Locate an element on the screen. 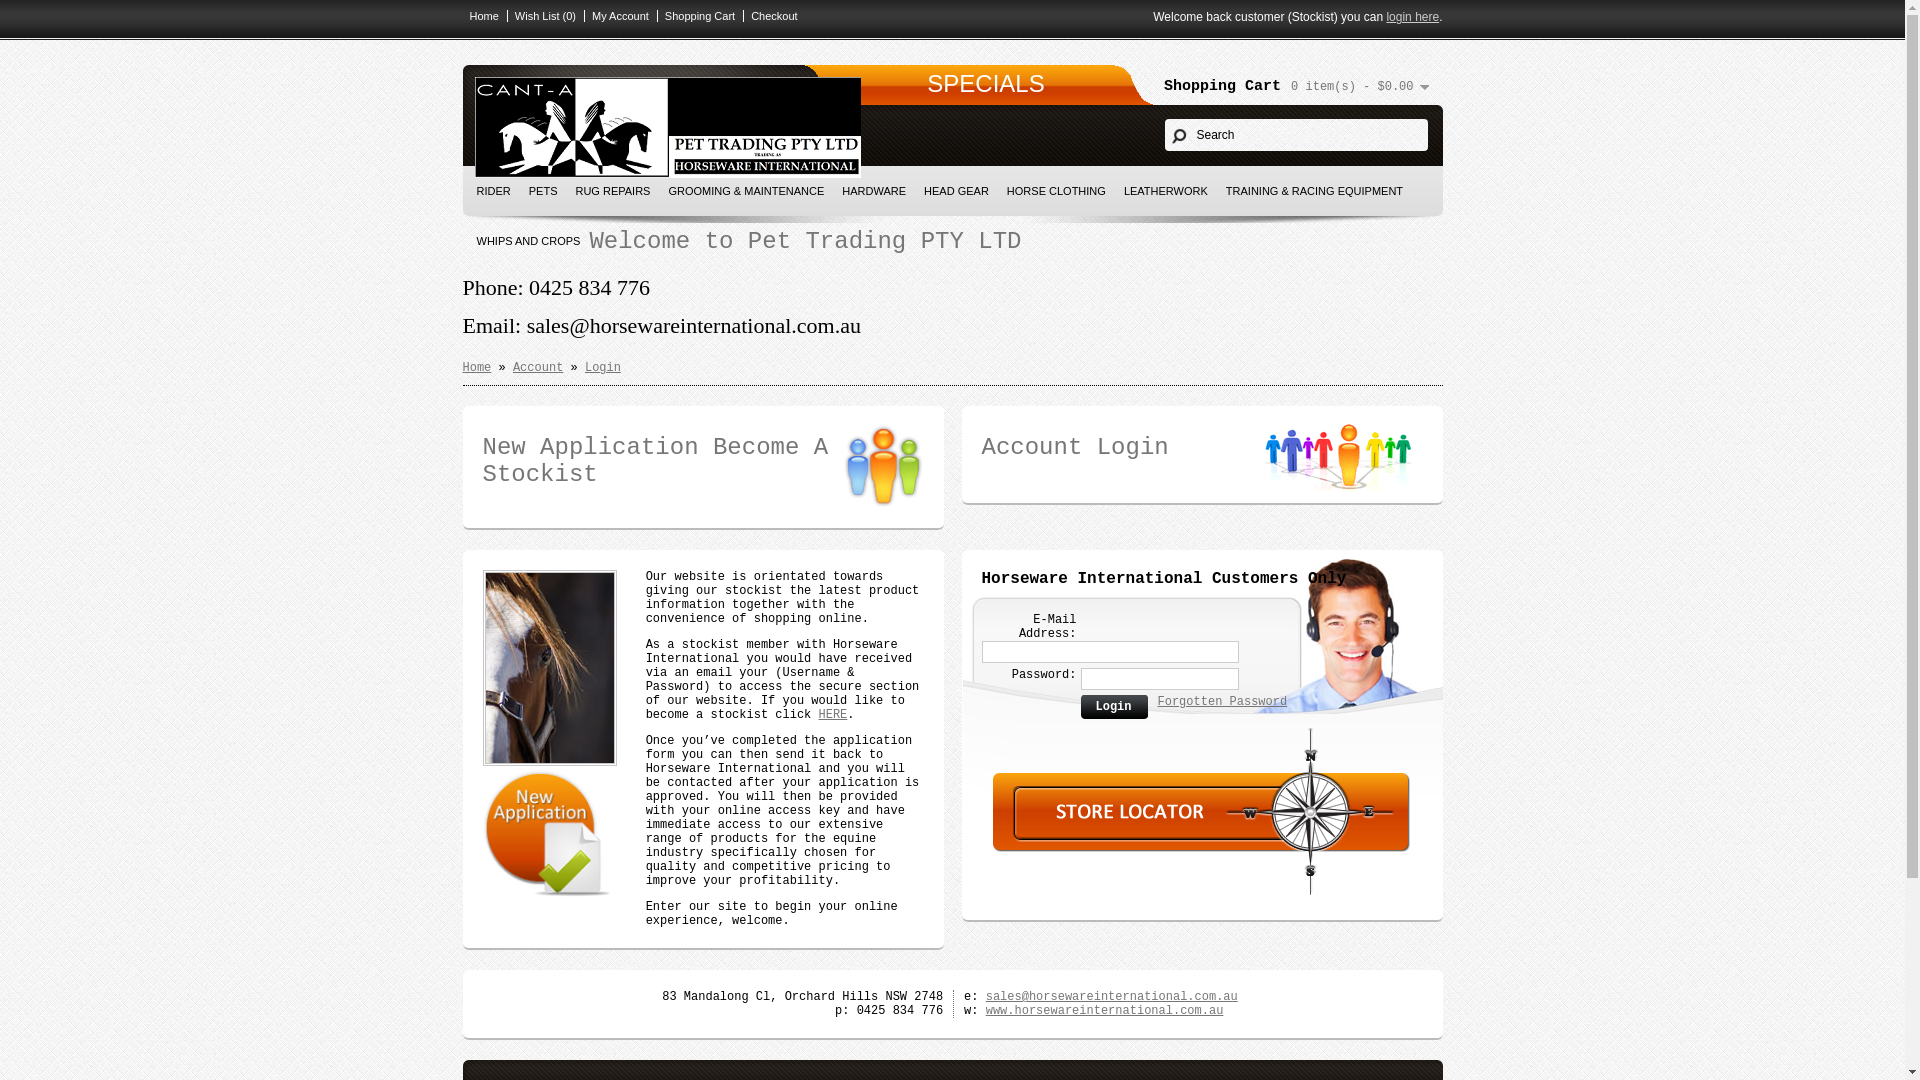  'Find your nearest store. (Stockist)' is located at coordinates (1200, 848).